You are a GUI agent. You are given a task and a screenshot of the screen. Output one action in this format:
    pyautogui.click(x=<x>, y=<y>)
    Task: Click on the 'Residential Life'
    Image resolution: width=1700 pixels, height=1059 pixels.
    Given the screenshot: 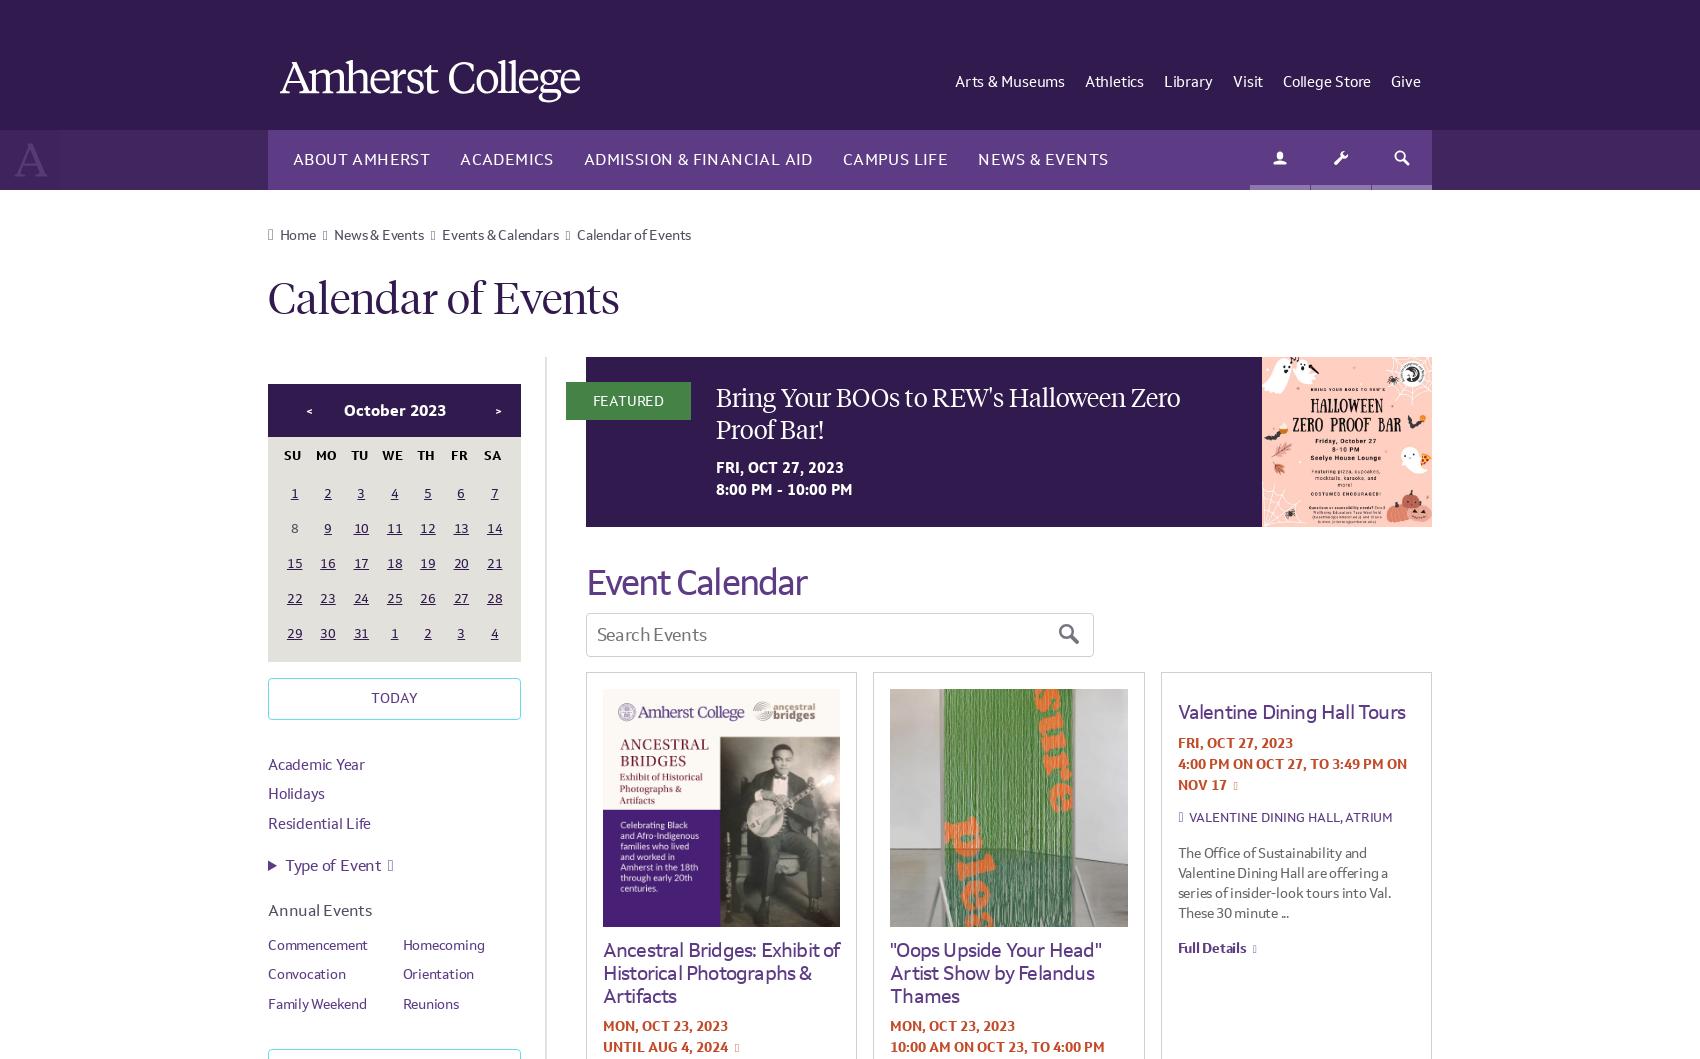 What is the action you would take?
    pyautogui.click(x=267, y=821)
    